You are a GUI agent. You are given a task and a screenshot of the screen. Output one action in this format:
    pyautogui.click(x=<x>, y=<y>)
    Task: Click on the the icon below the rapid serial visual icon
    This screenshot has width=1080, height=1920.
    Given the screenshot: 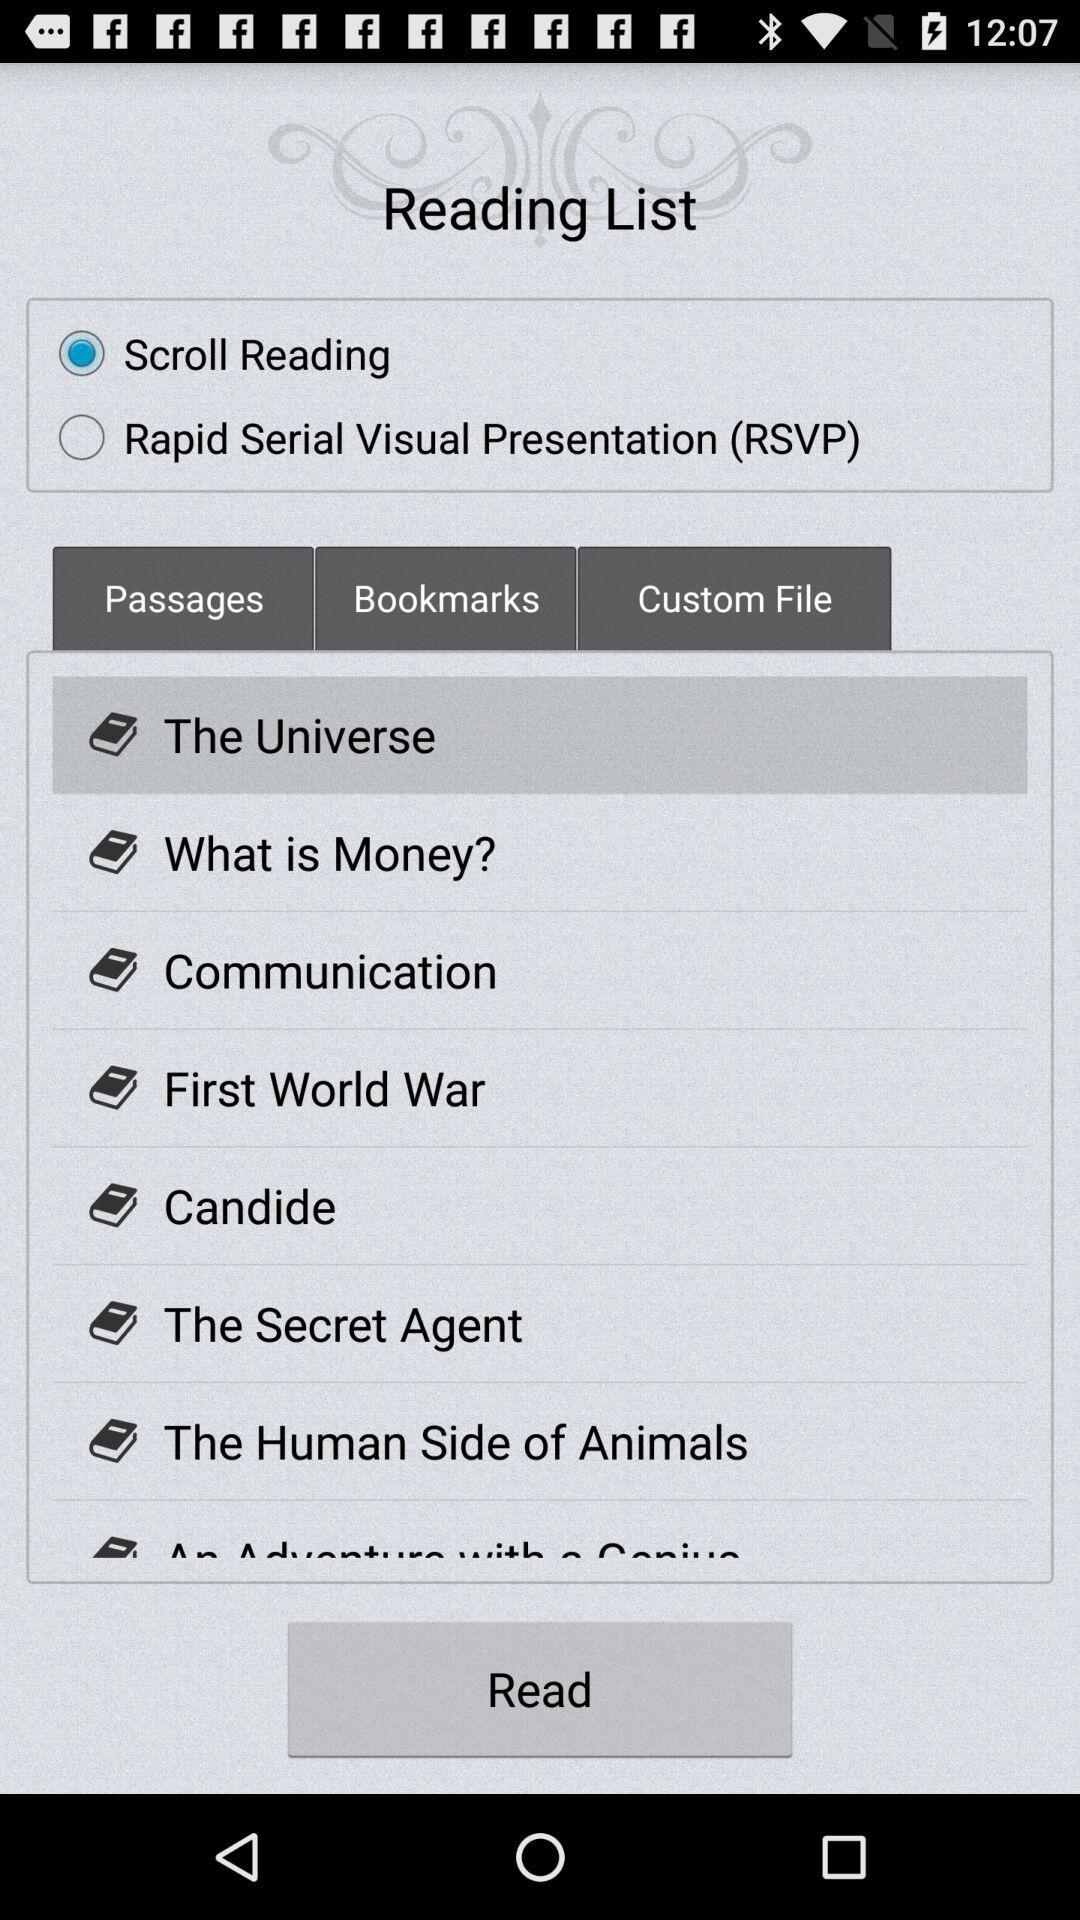 What is the action you would take?
    pyautogui.click(x=183, y=596)
    